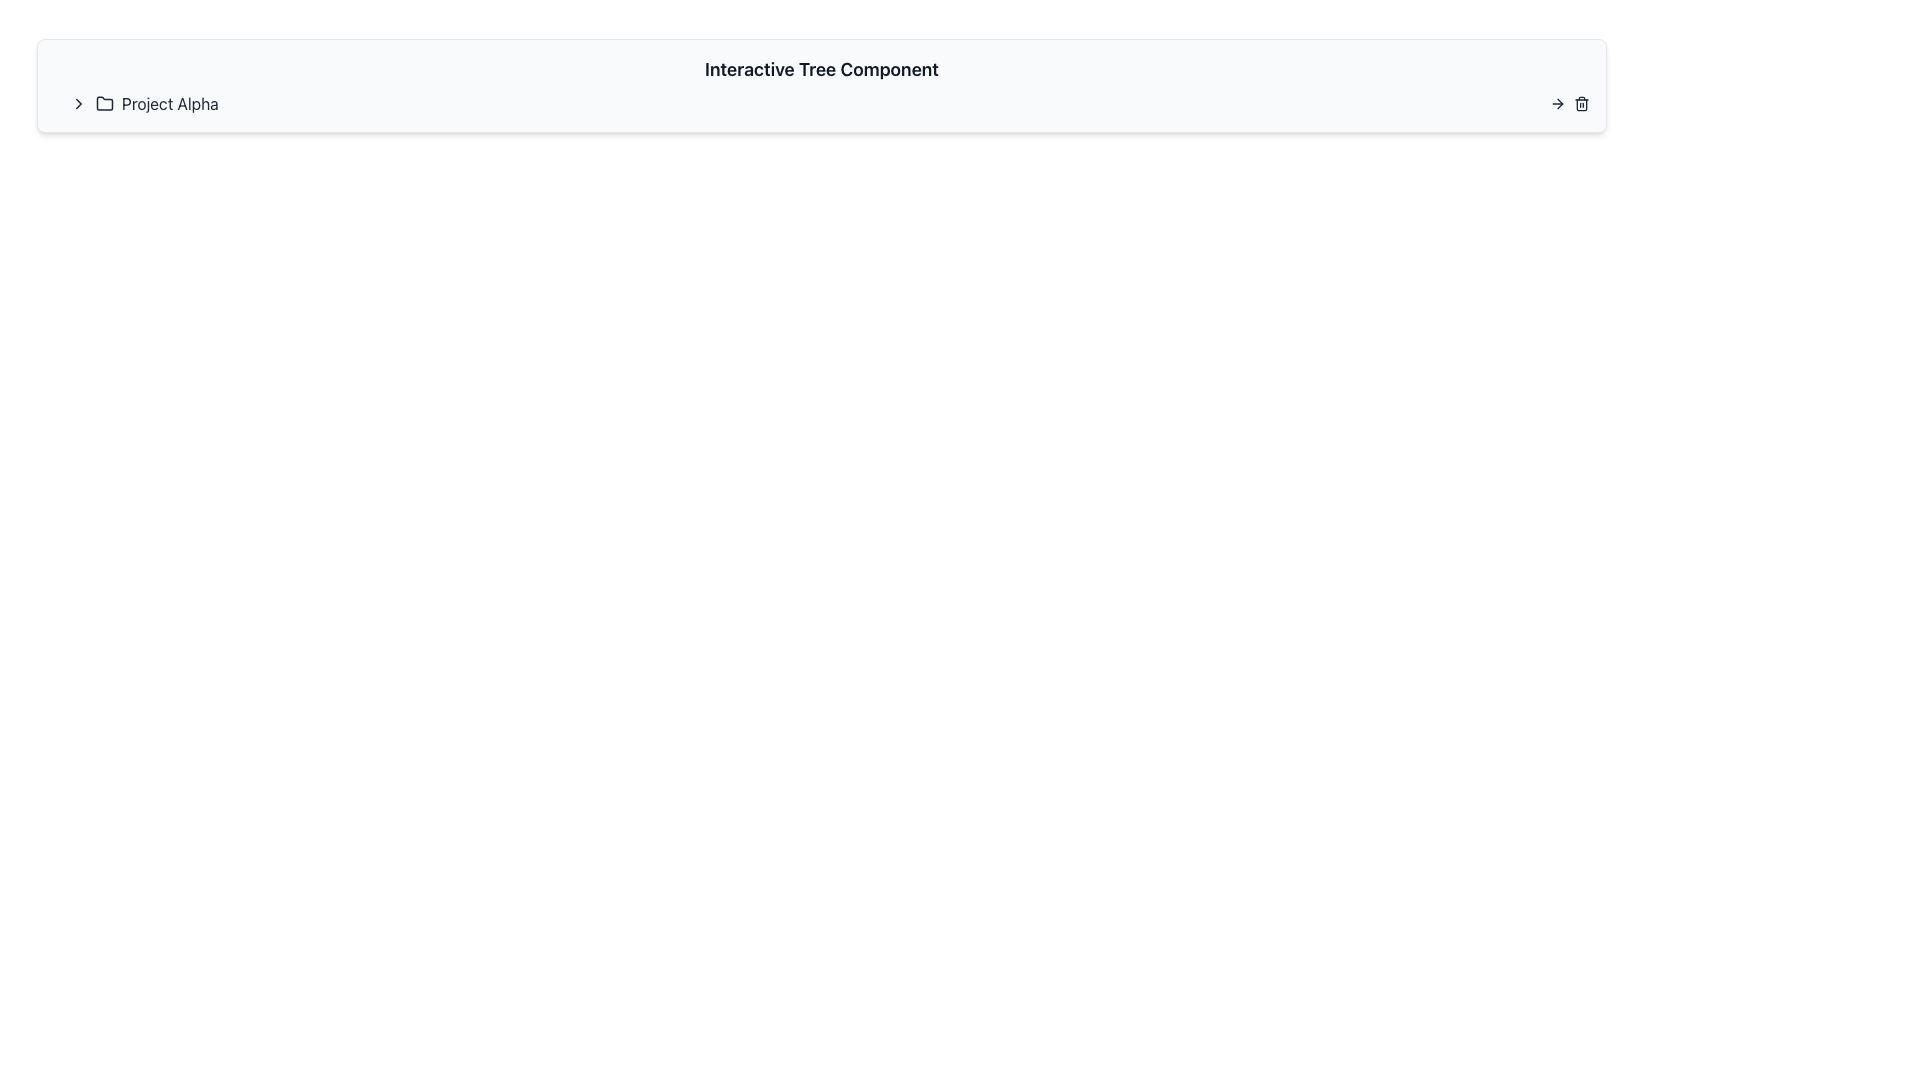 This screenshot has height=1080, width=1920. Describe the element at coordinates (821, 68) in the screenshot. I see `the static text label that serves as the title or header for the interface section, positioned at the top of its rounded rectangle panel` at that location.